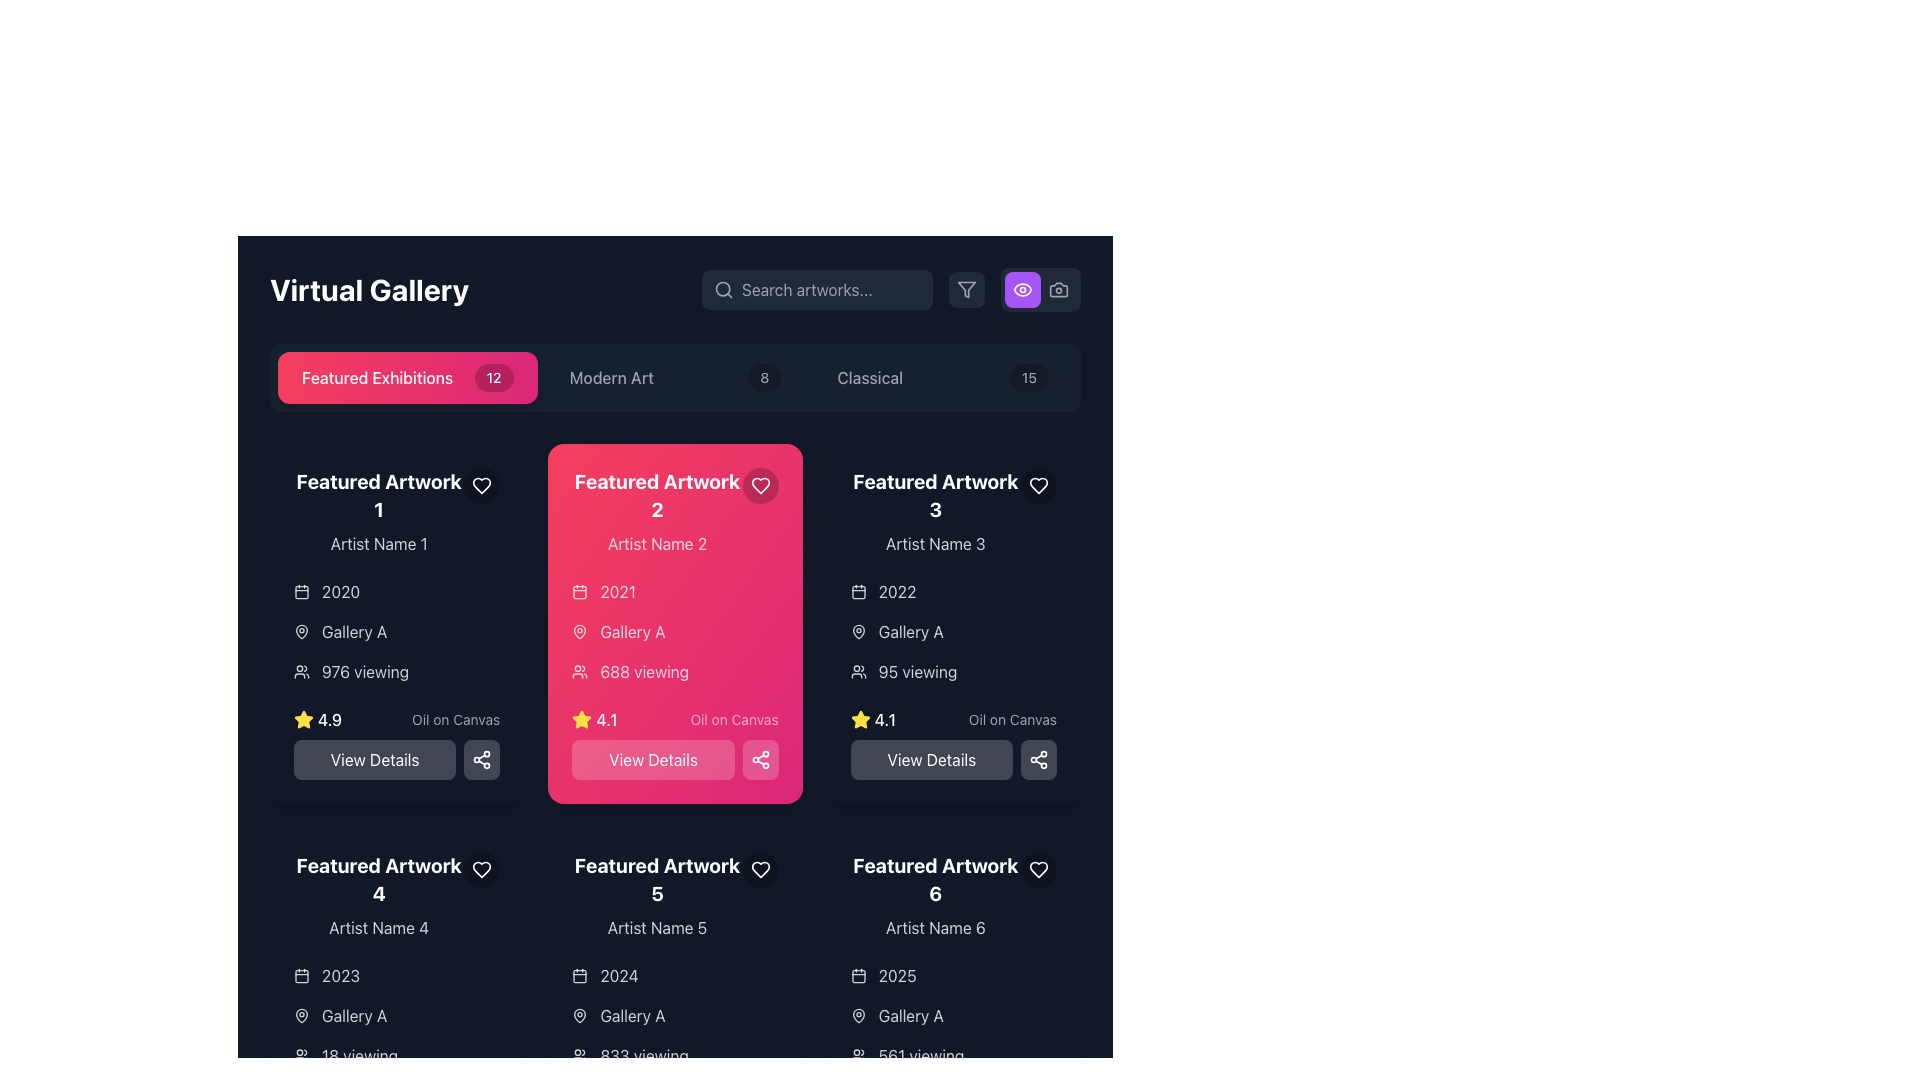  I want to click on the location-specific icon next to the text 'Gallery A' in the 'Featured Artwork 2' card, so click(579, 632).